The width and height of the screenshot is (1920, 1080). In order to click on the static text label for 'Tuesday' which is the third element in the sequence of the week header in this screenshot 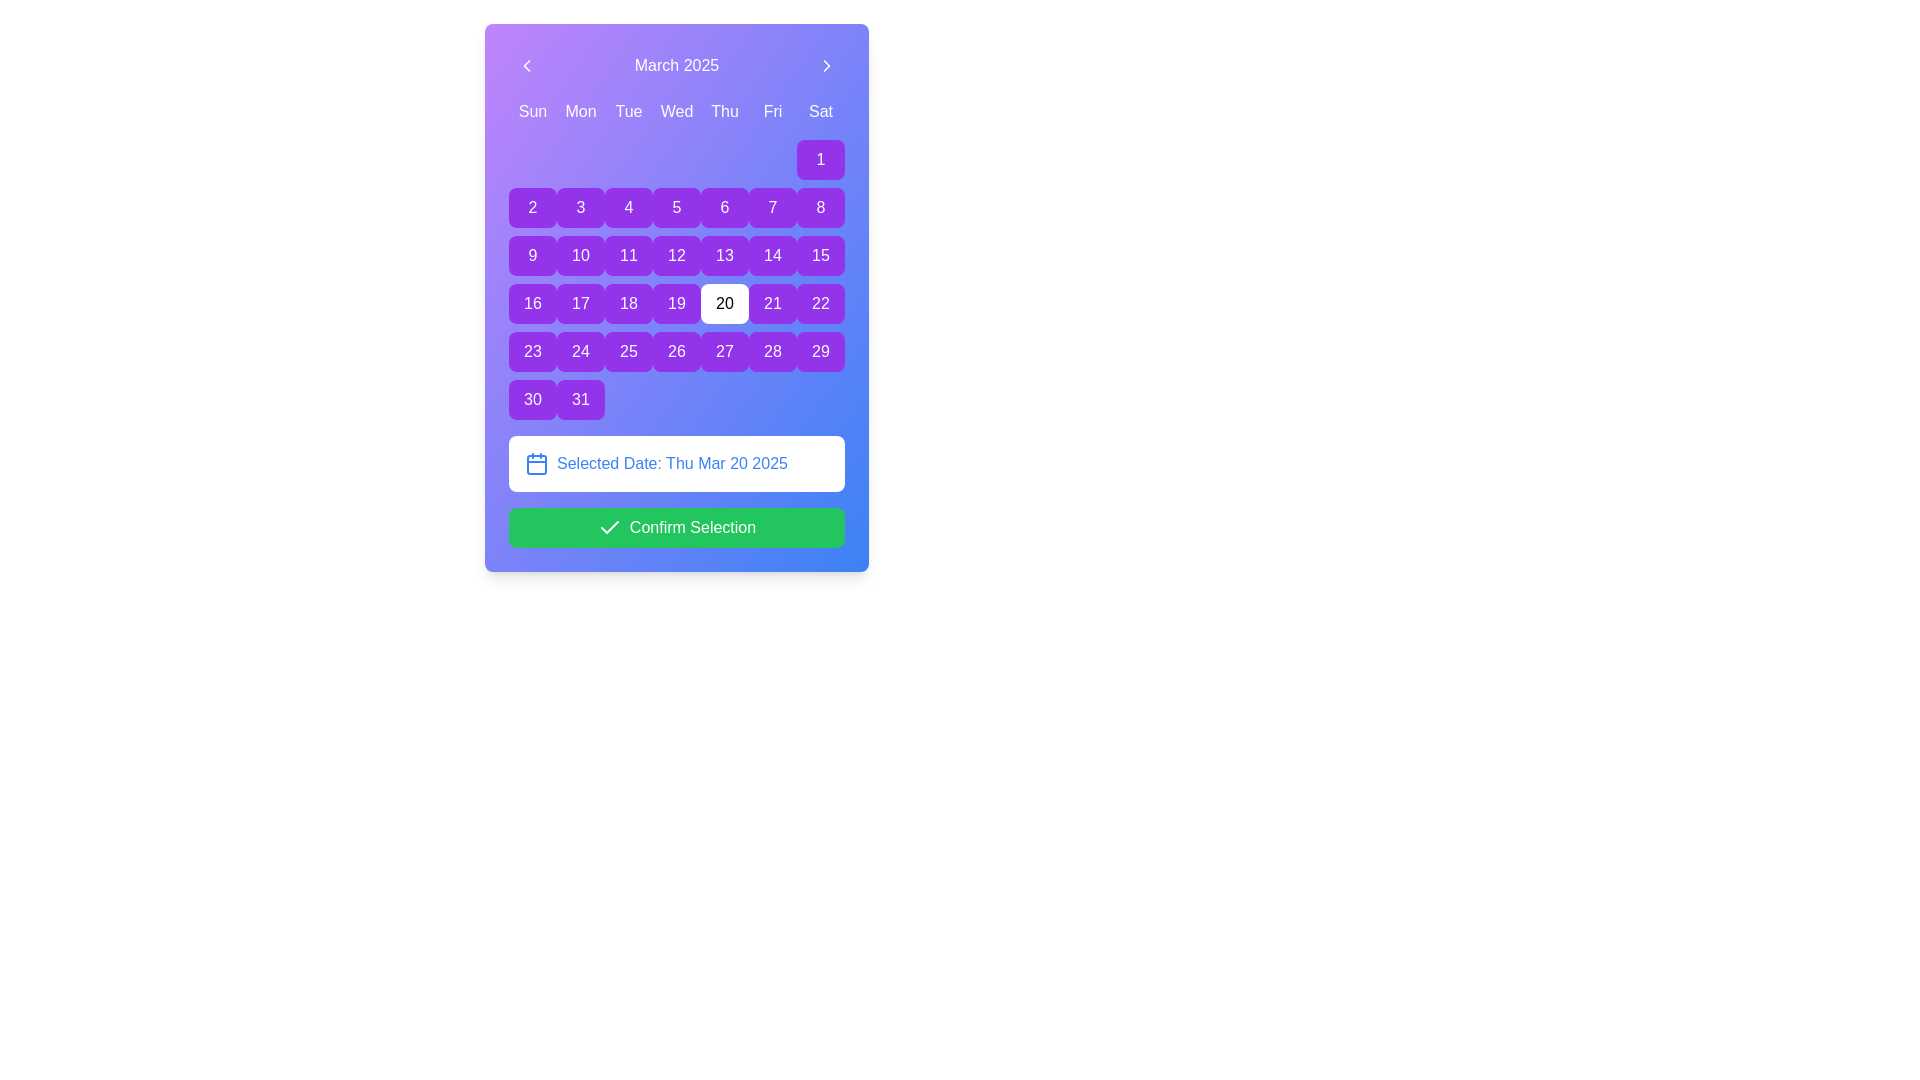, I will do `click(627, 111)`.